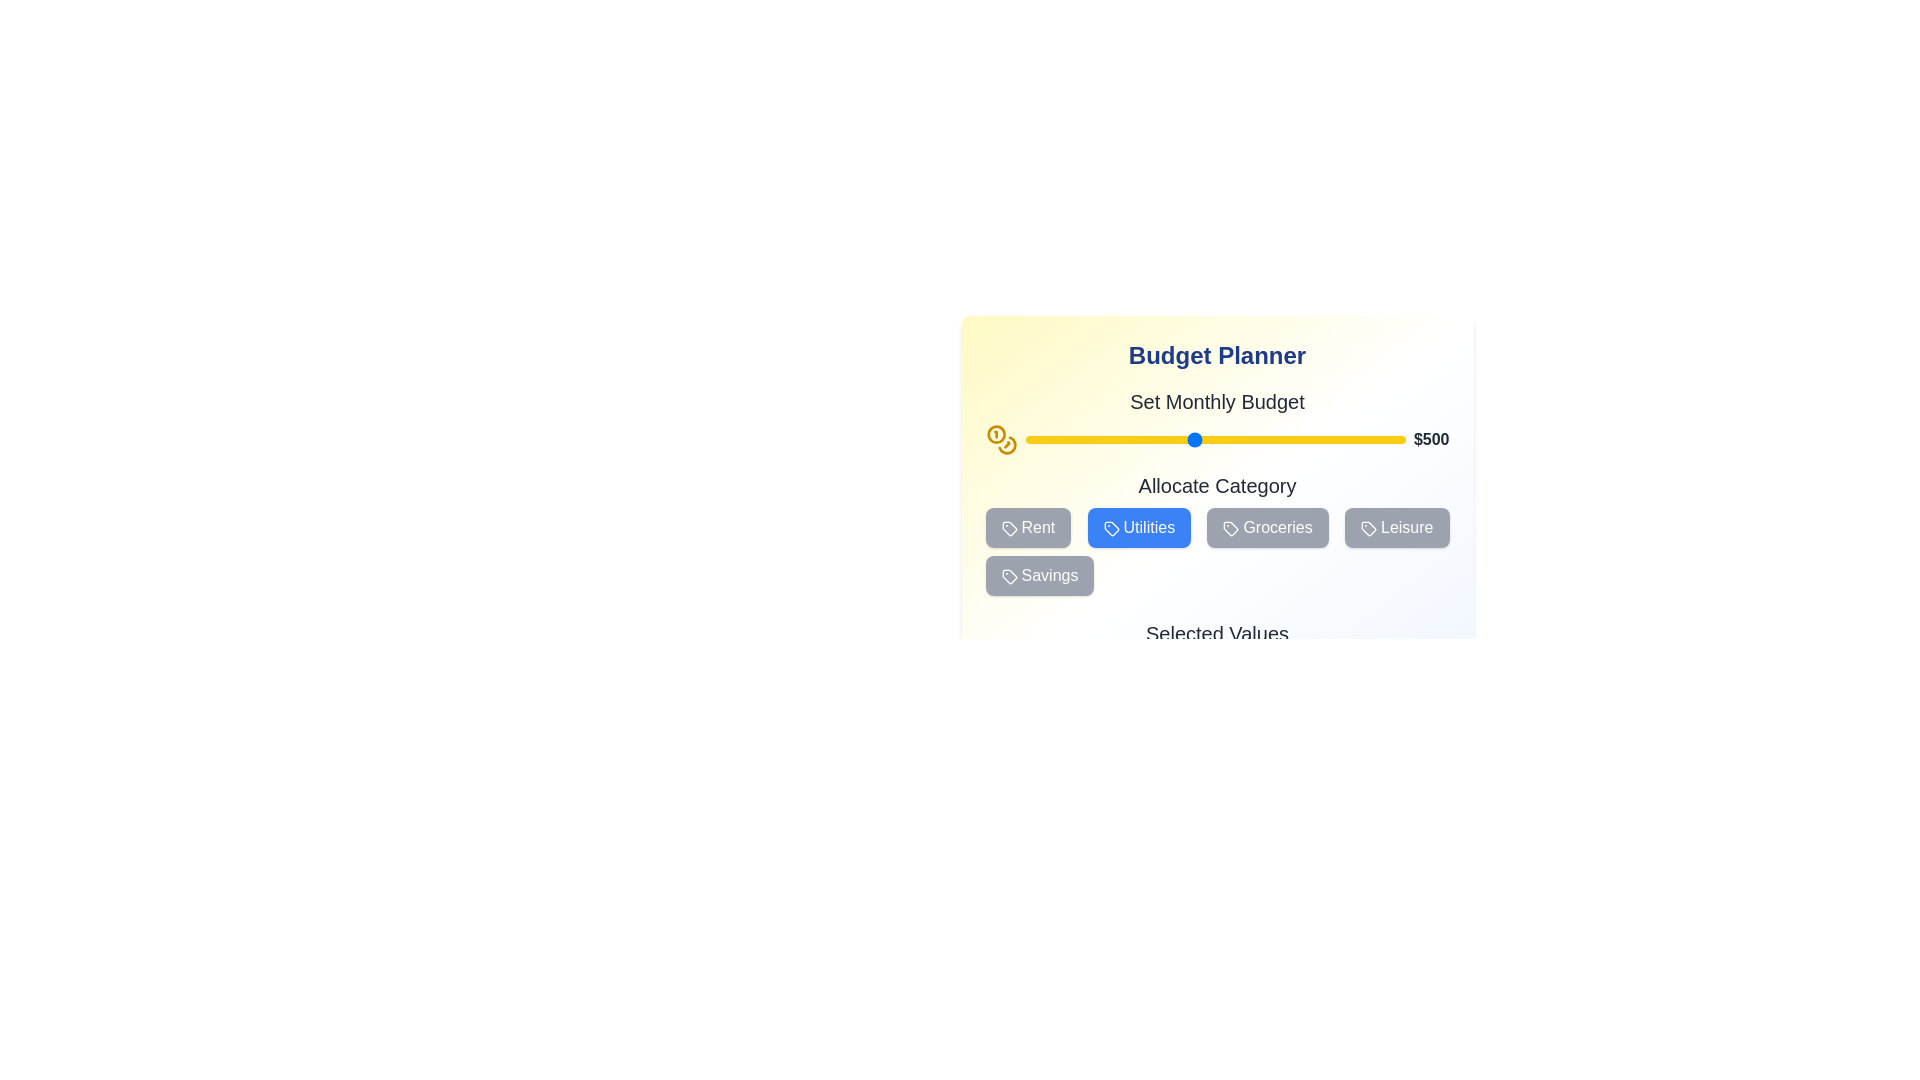 The width and height of the screenshot is (1920, 1080). I want to click on the budget slider, so click(1380, 438).